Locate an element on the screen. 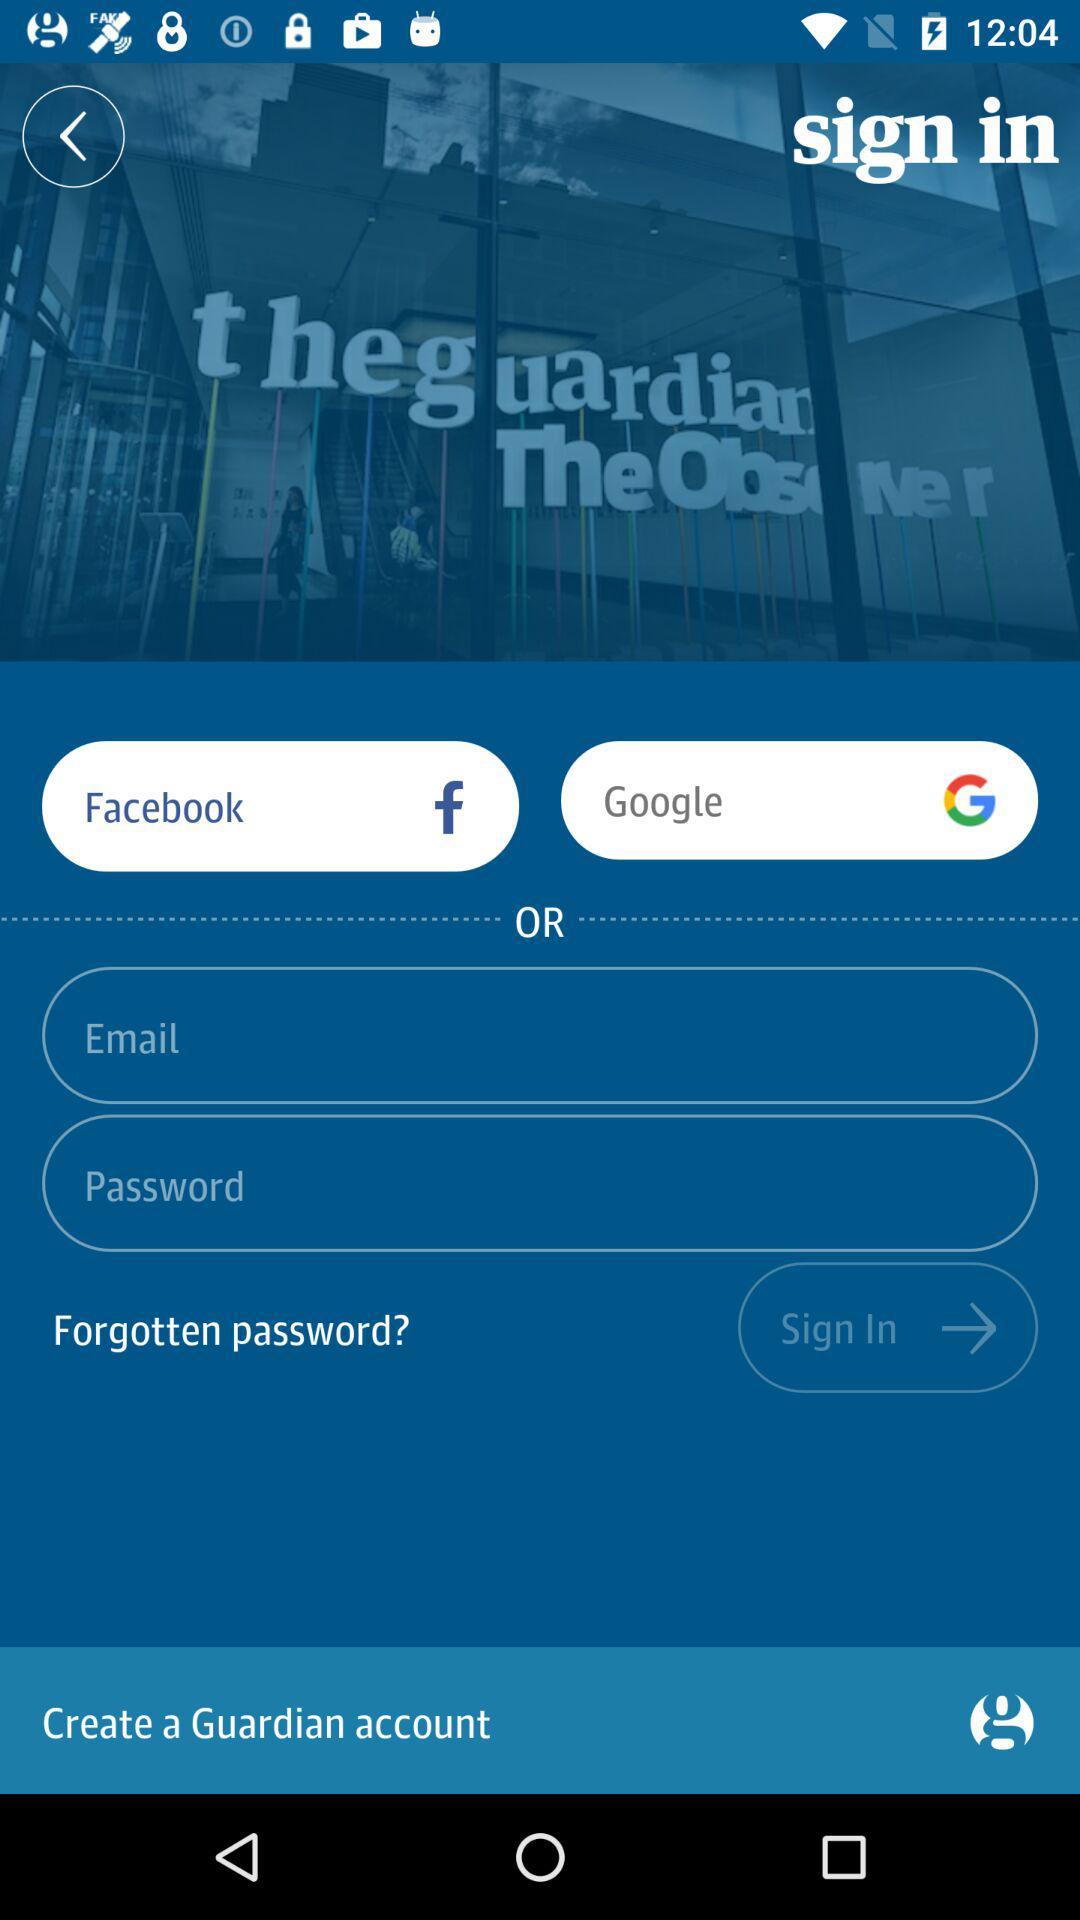  item to the left of sign in is located at coordinates (389, 1327).